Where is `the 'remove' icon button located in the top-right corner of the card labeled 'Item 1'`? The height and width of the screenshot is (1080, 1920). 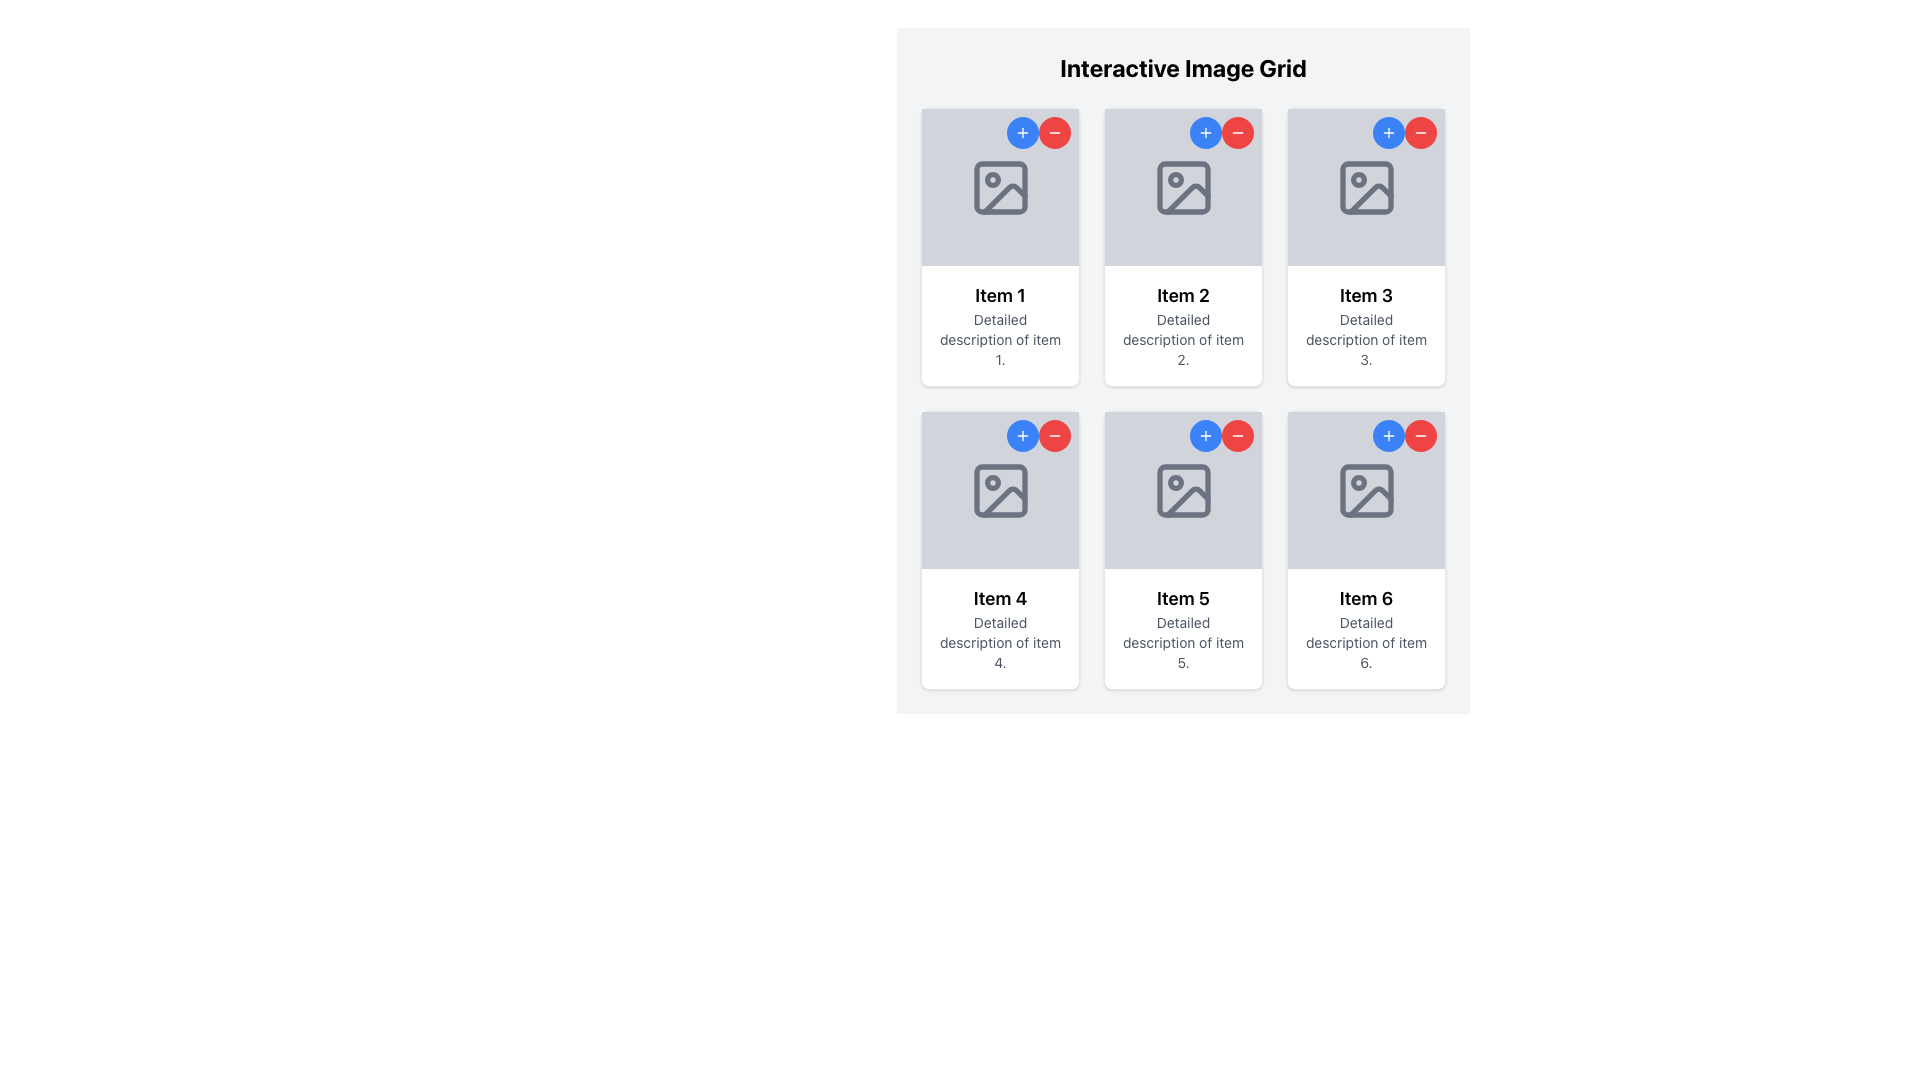 the 'remove' icon button located in the top-right corner of the card labeled 'Item 1' is located at coordinates (1054, 132).